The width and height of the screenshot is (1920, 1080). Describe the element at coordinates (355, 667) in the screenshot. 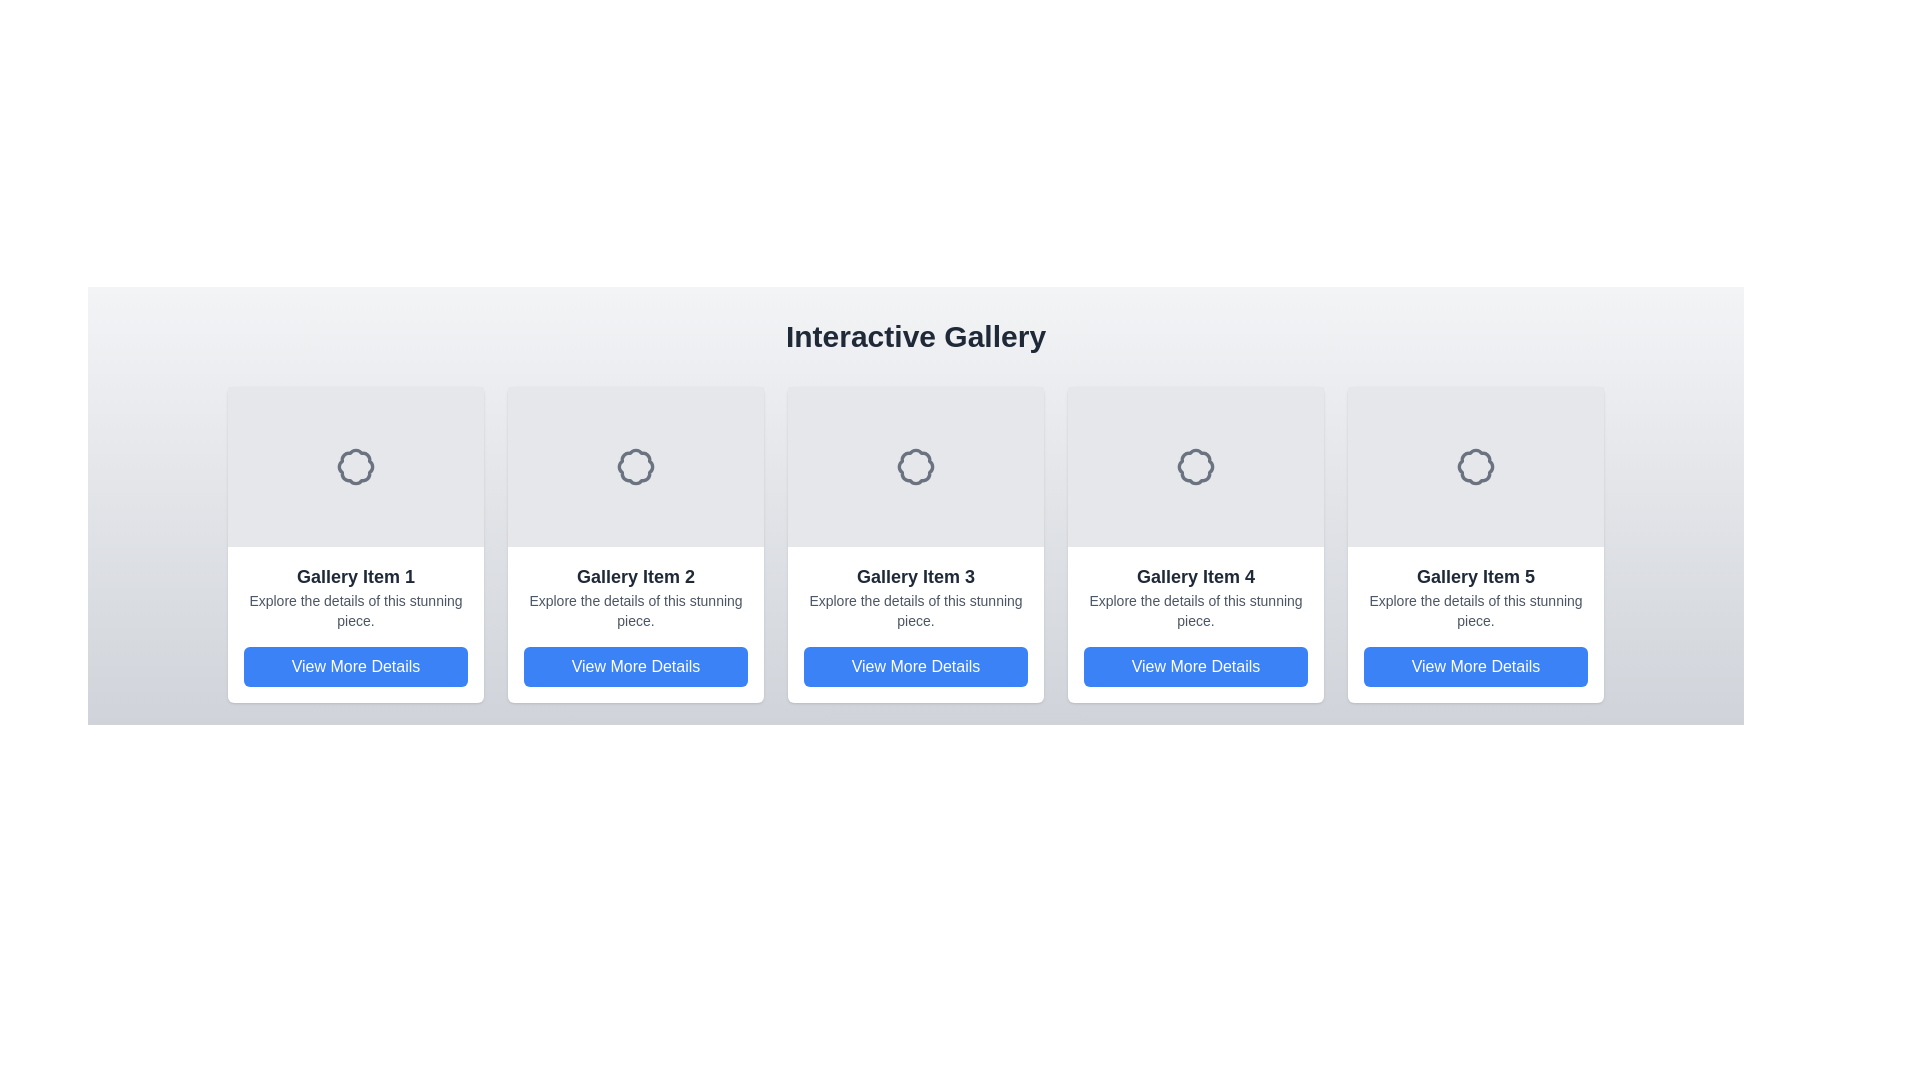

I see `the 'View More Details' button, which is a horizontally wide button with rounded corners and a blue background, located at the bottom of the 'Gallery Item 1' card` at that location.